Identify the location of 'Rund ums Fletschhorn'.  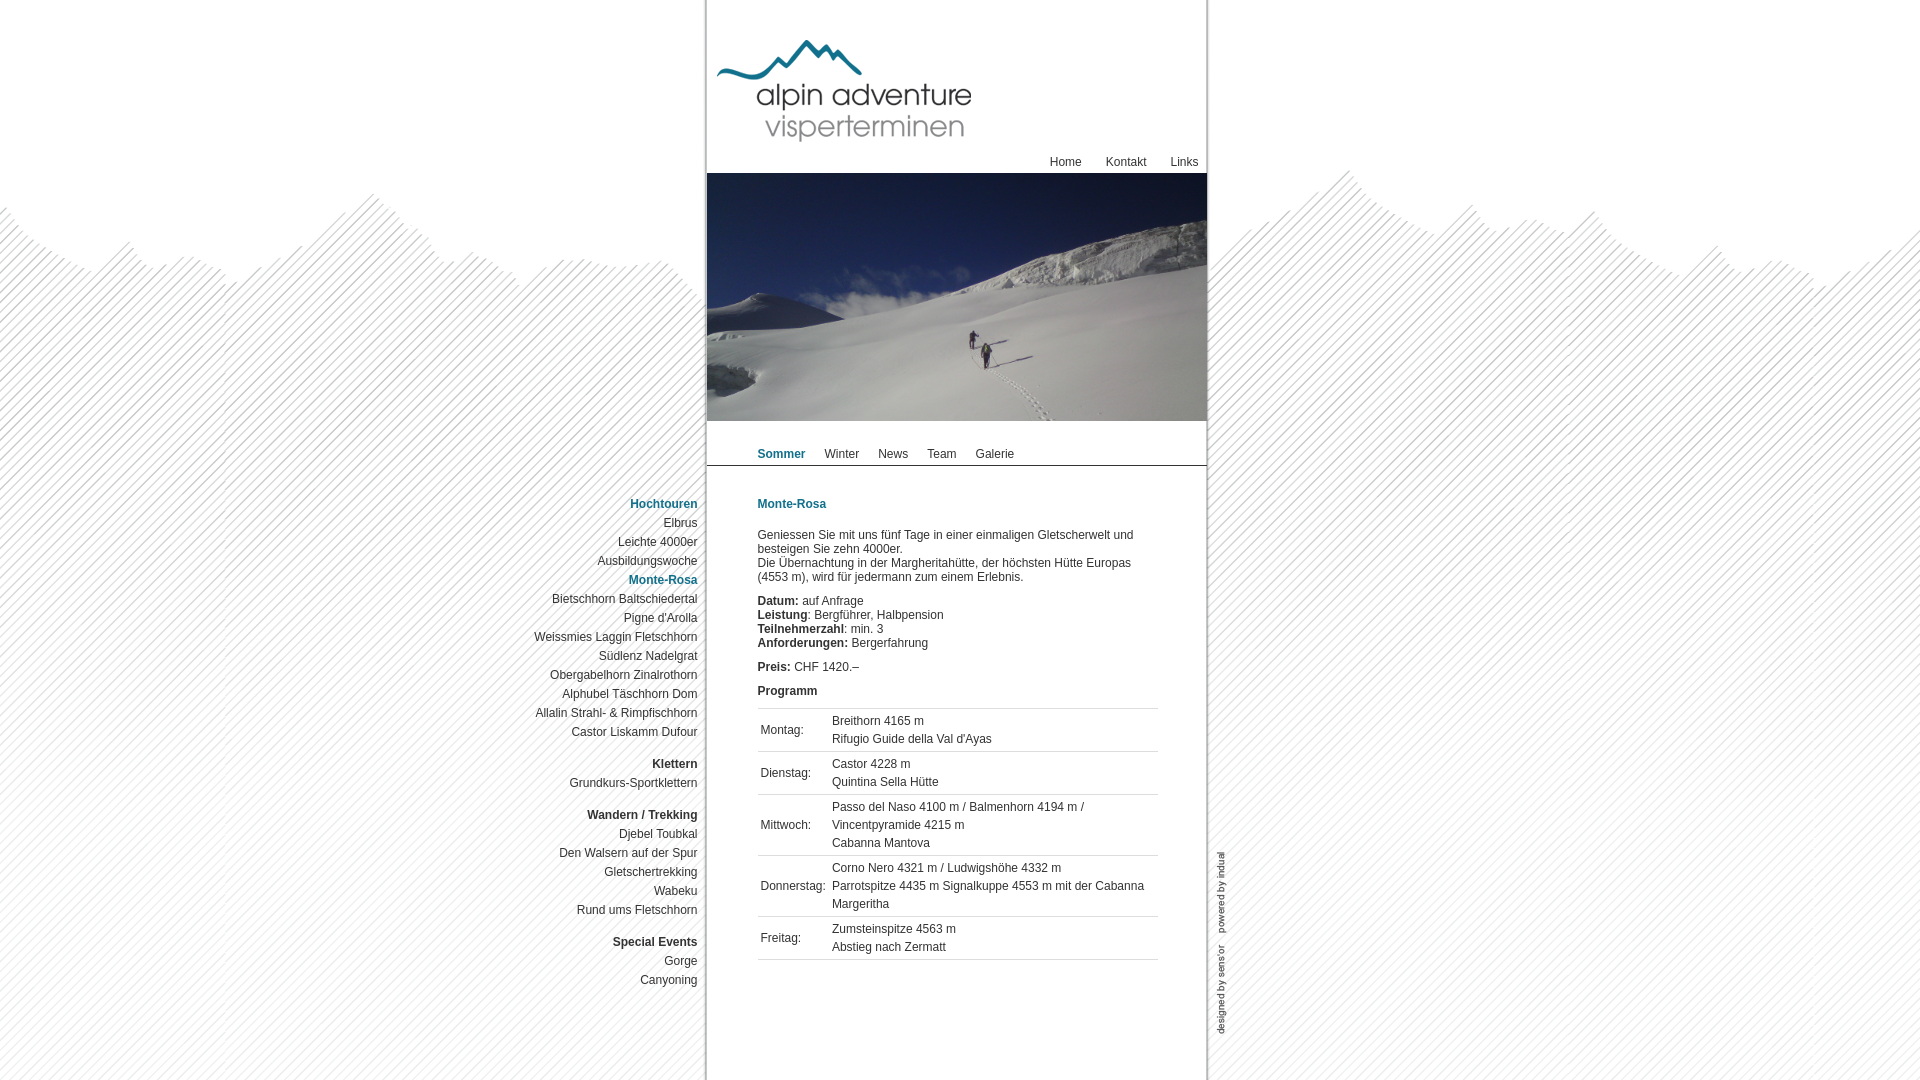
(609, 910).